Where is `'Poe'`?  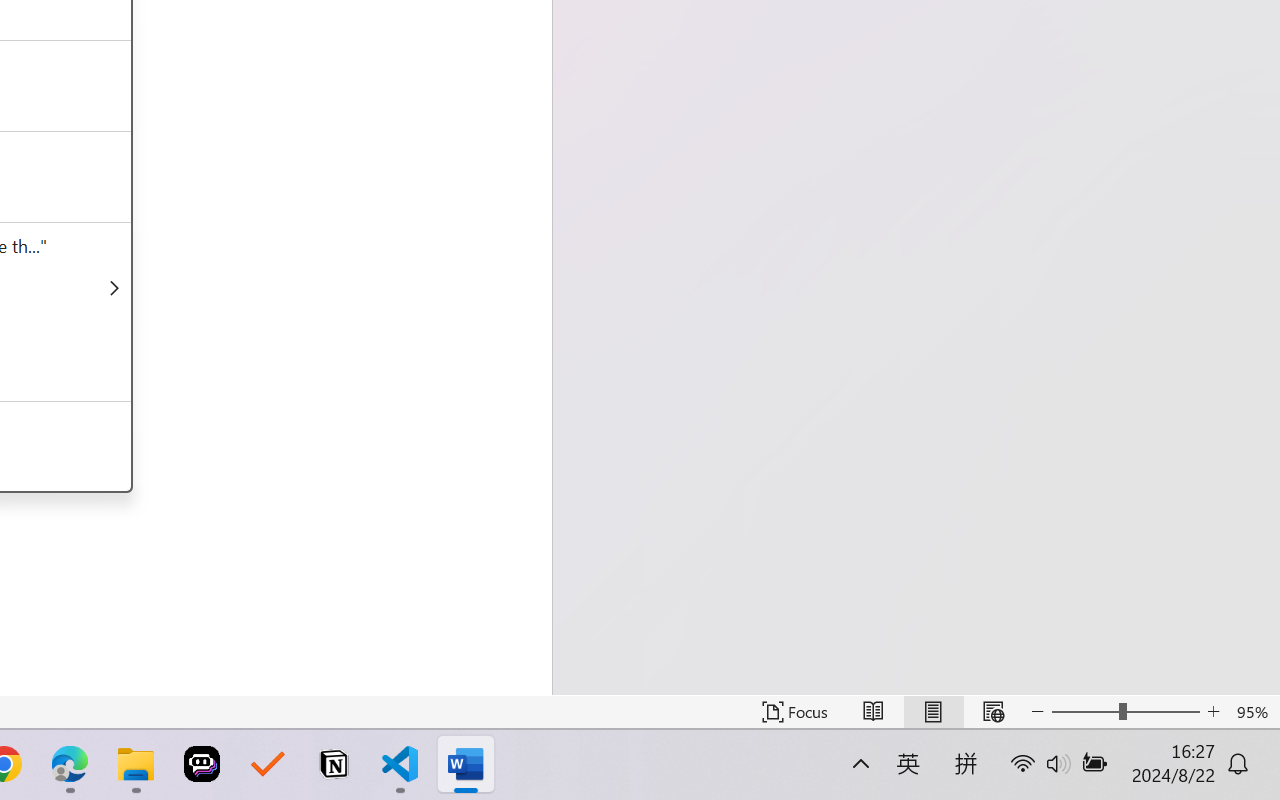 'Poe' is located at coordinates (202, 764).